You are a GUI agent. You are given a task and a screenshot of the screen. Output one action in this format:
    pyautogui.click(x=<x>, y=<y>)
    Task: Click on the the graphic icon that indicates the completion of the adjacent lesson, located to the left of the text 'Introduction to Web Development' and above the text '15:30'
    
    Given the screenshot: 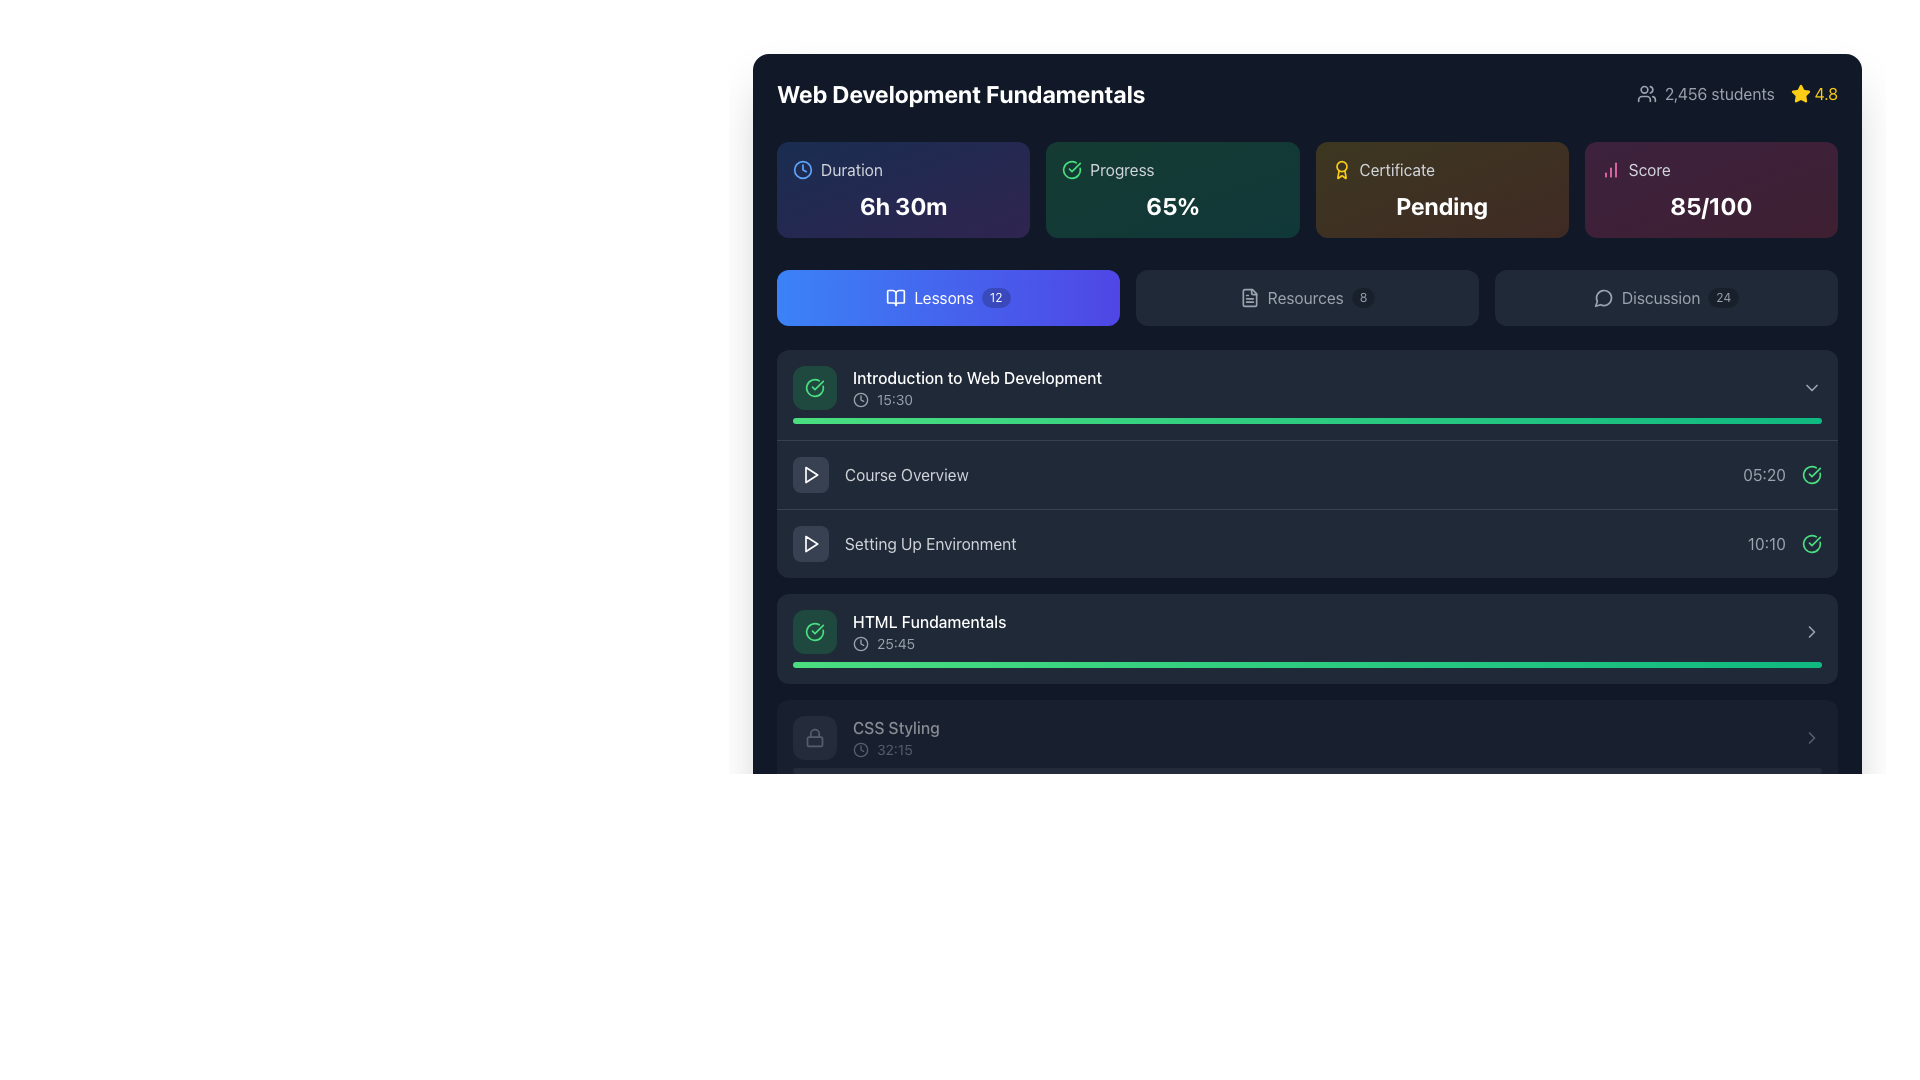 What is the action you would take?
    pyautogui.click(x=815, y=388)
    